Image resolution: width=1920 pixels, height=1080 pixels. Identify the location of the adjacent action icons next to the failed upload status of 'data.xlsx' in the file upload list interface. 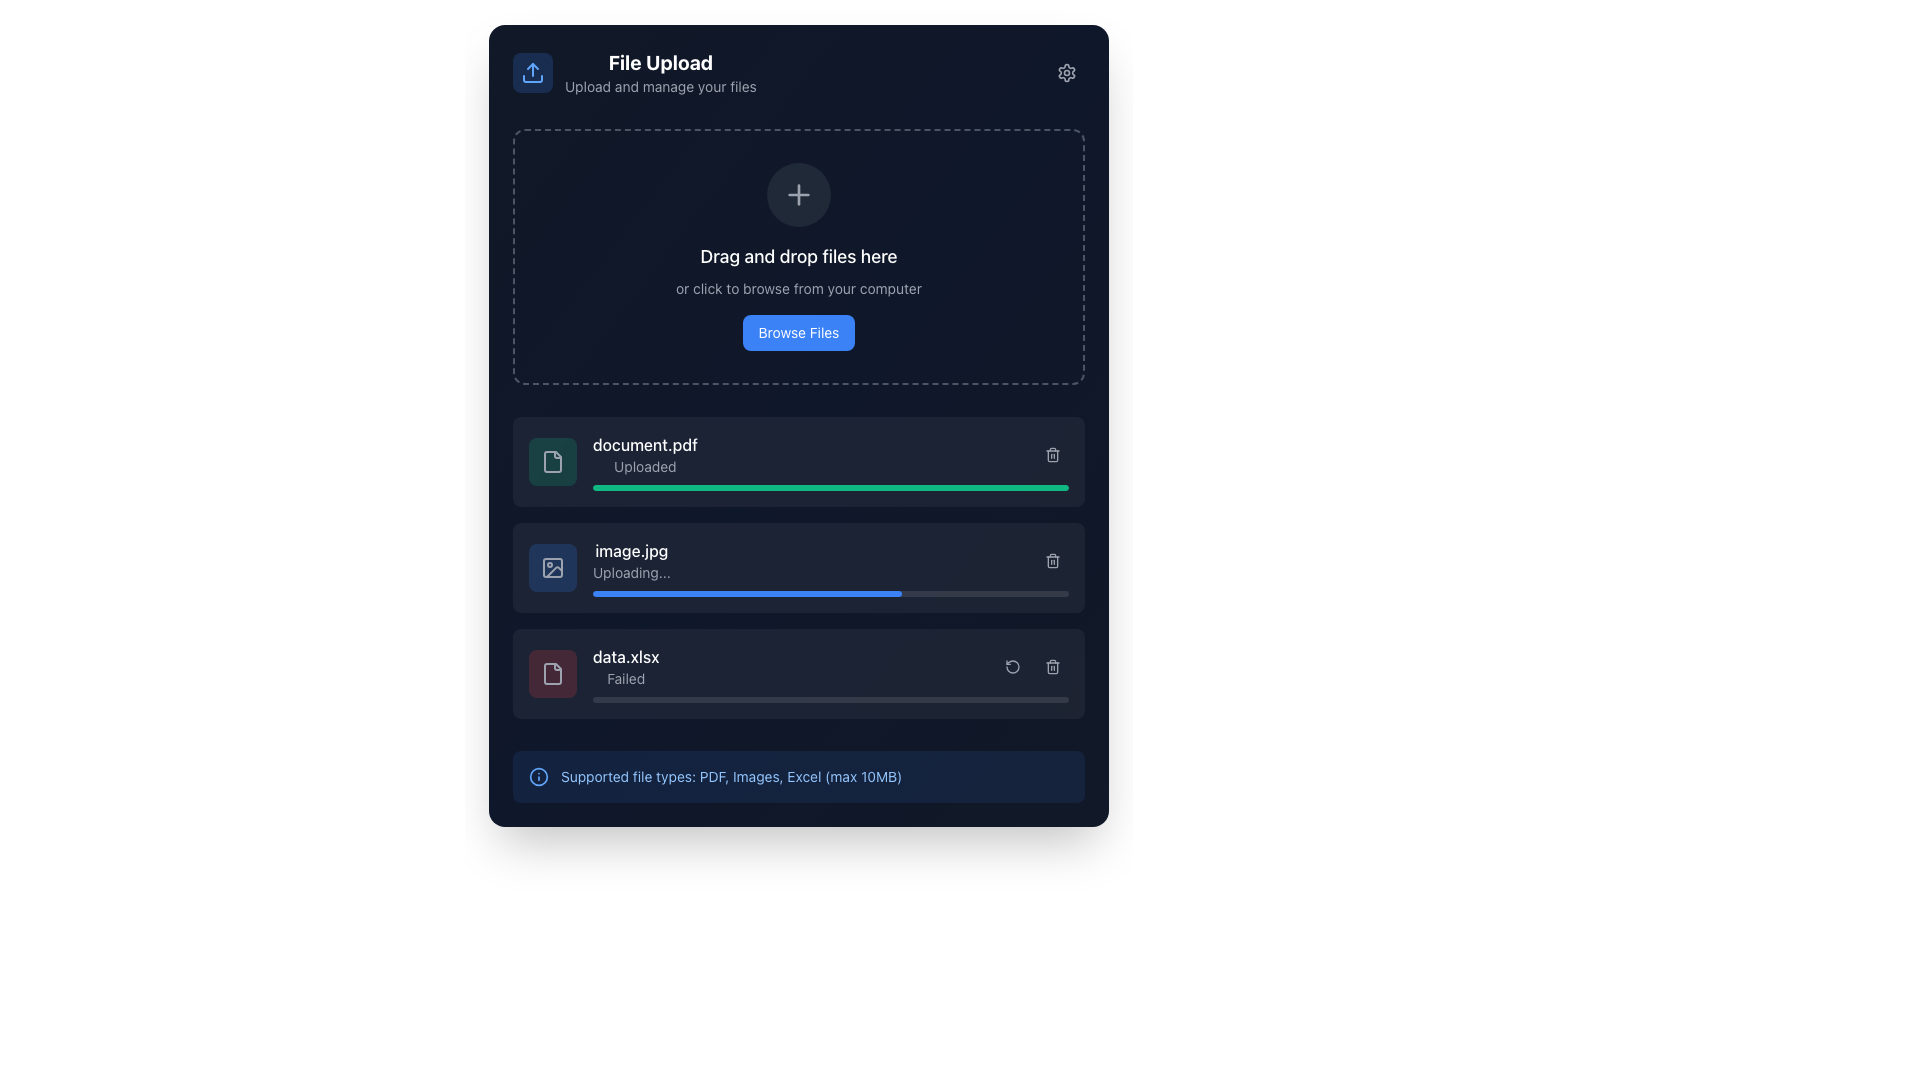
(624, 667).